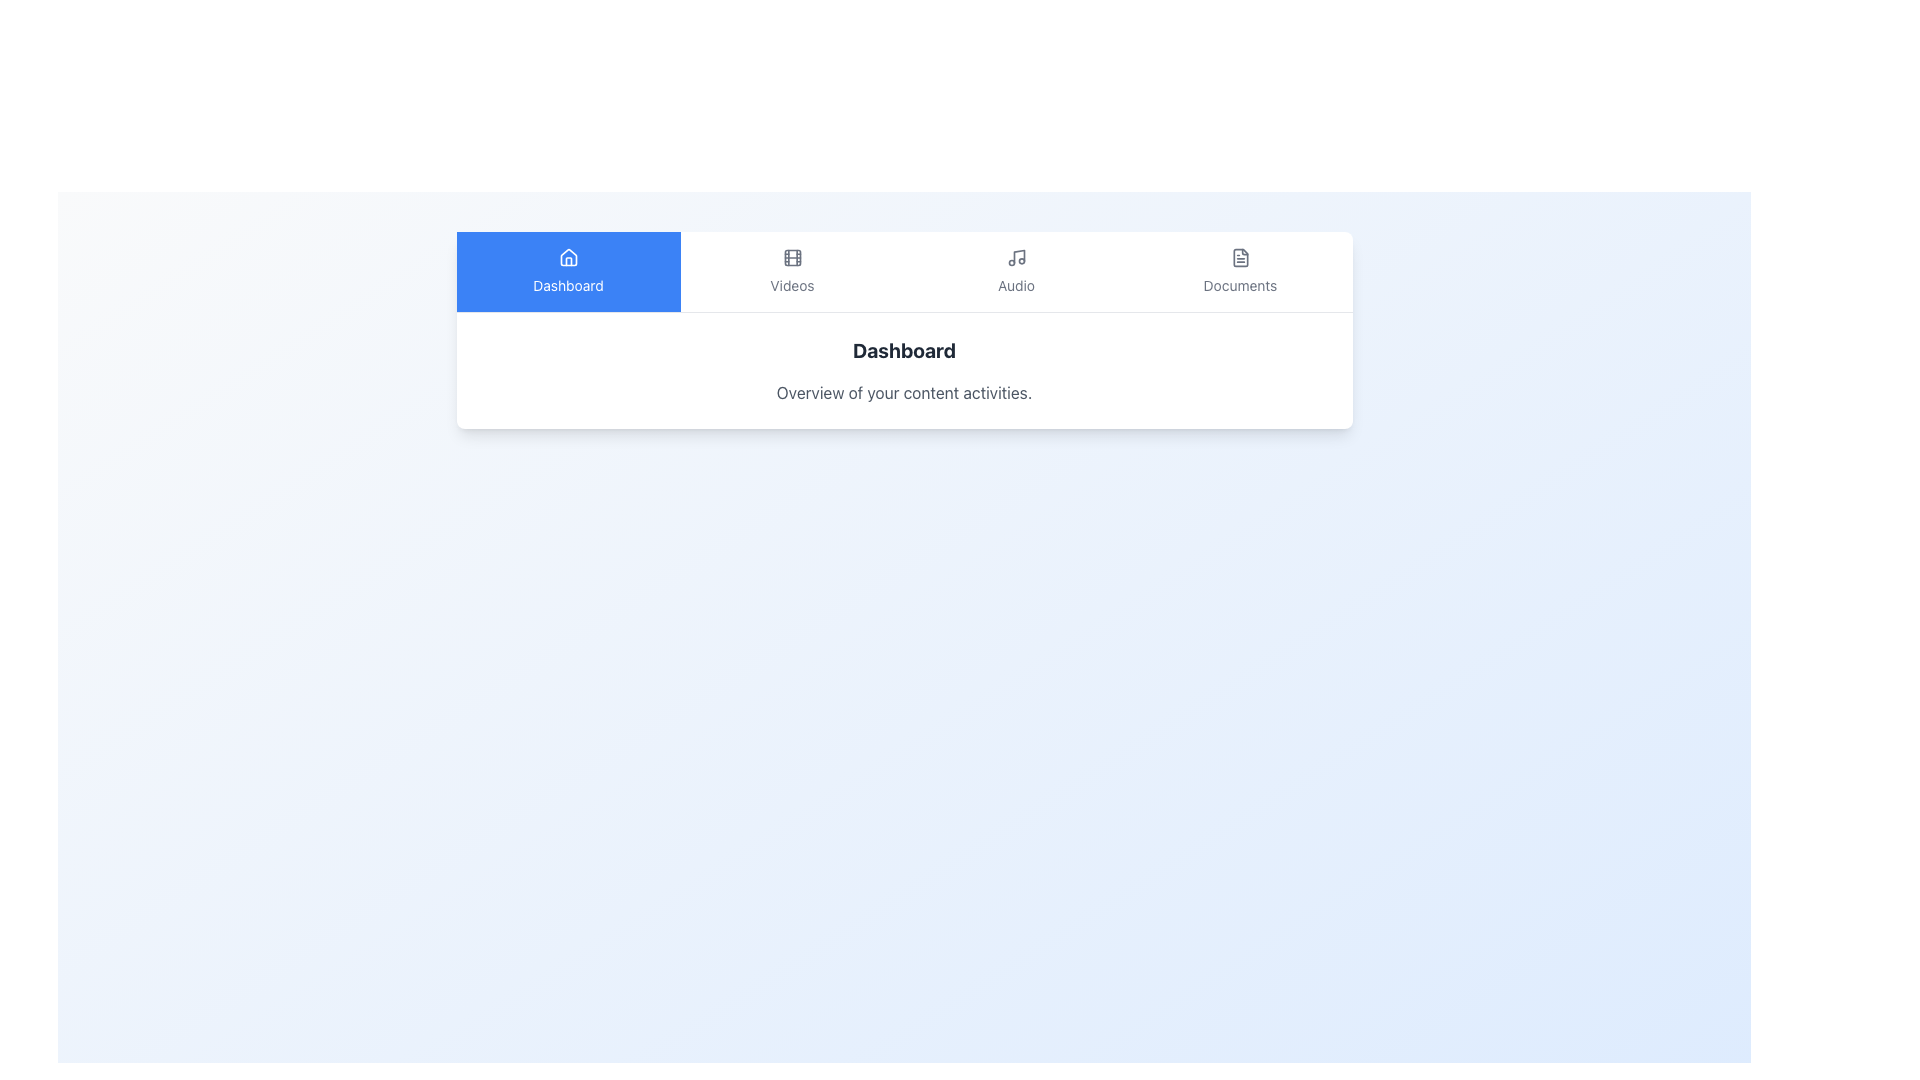 Image resolution: width=1920 pixels, height=1080 pixels. I want to click on the primary rectangular box with rounded corners that is part of the film strip-themed icon, located within the 'Videos' navigation bar item, so click(791, 257).